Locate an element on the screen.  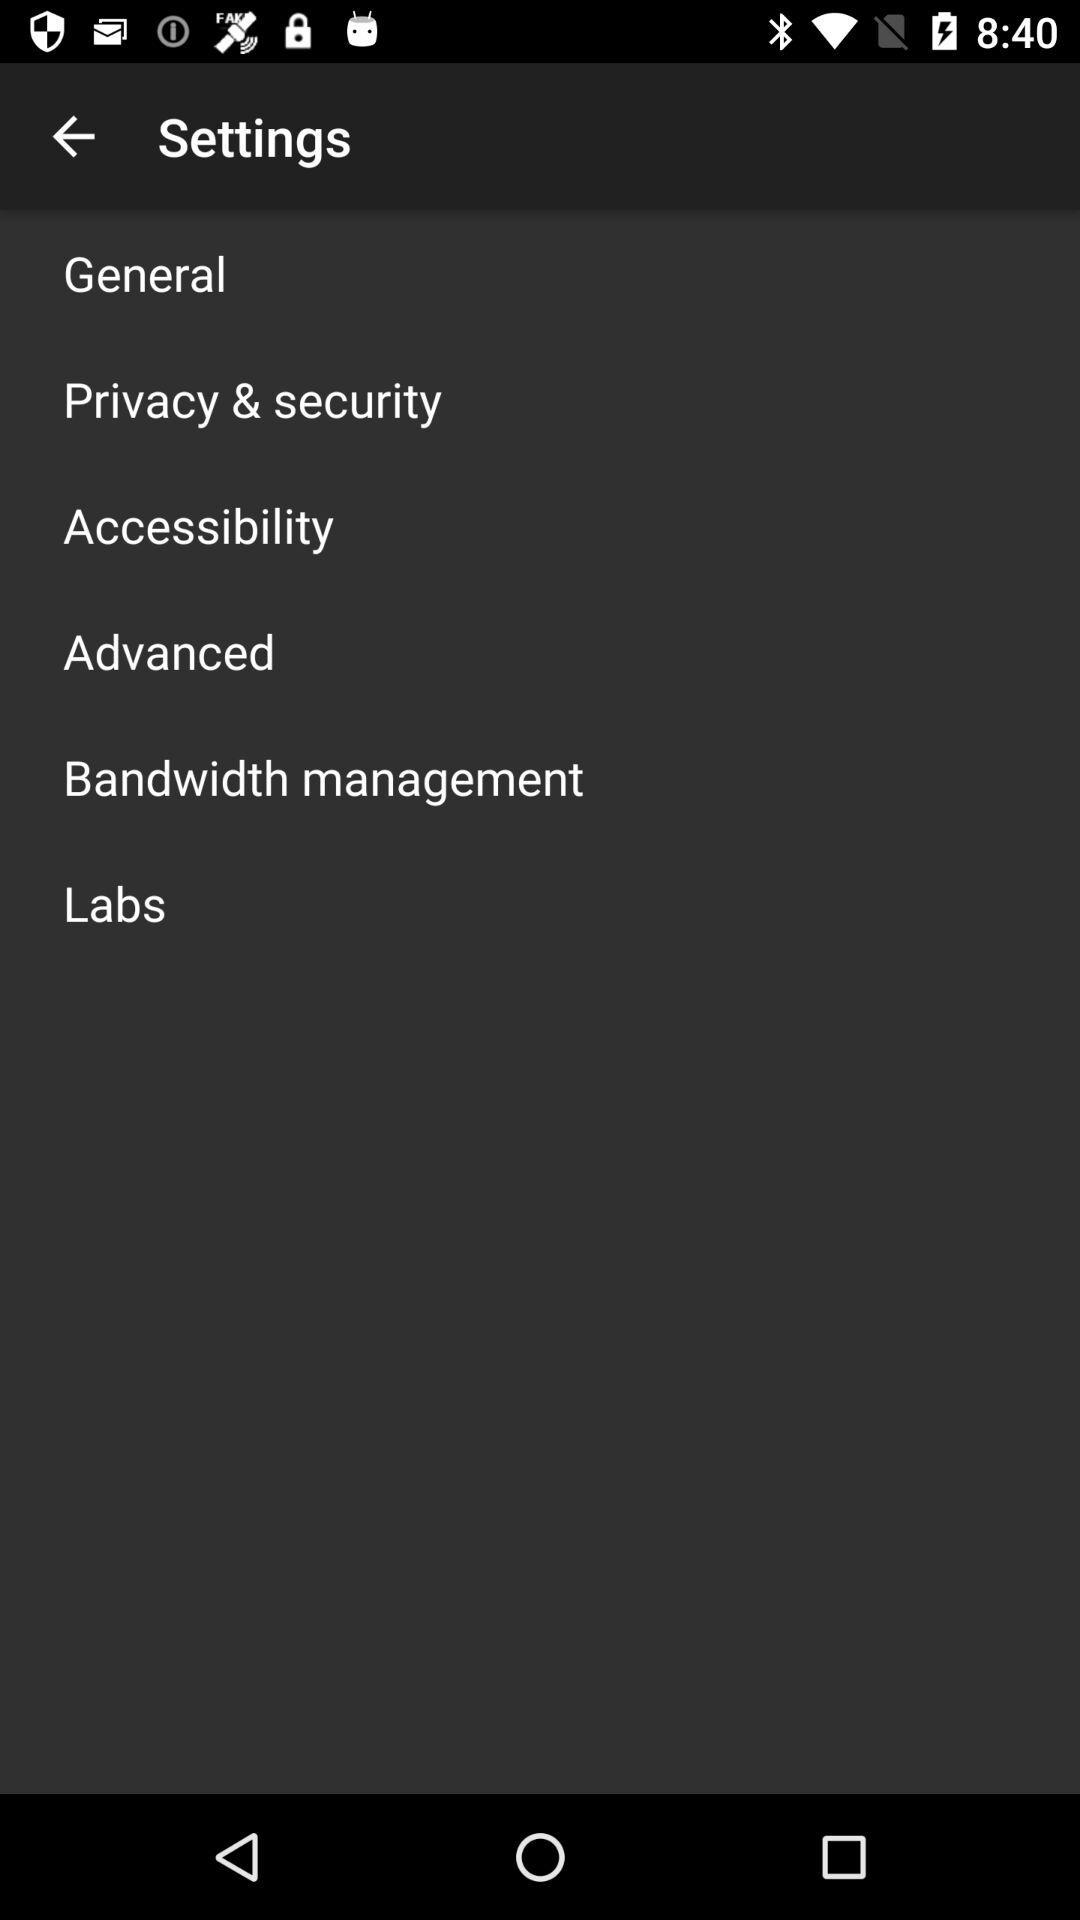
general app is located at coordinates (144, 272).